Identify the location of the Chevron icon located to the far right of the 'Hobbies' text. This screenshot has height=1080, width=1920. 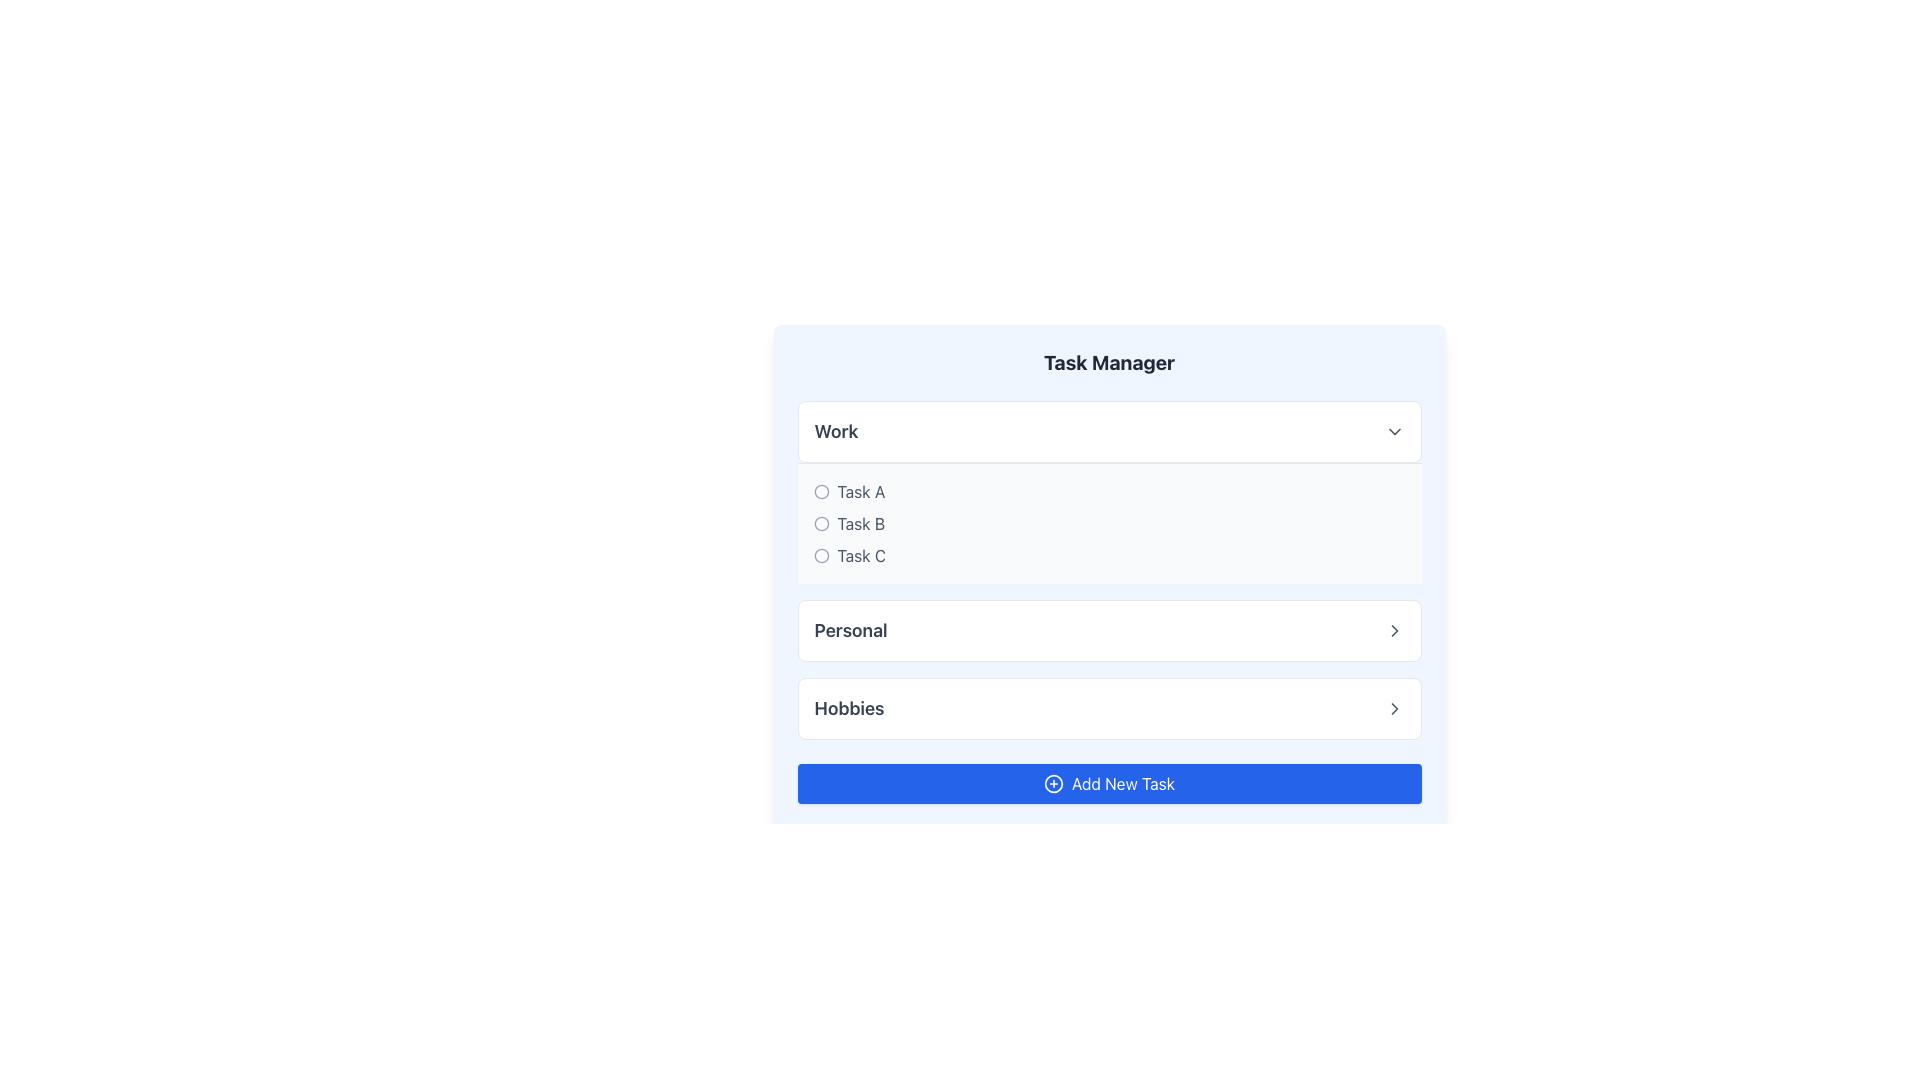
(1393, 708).